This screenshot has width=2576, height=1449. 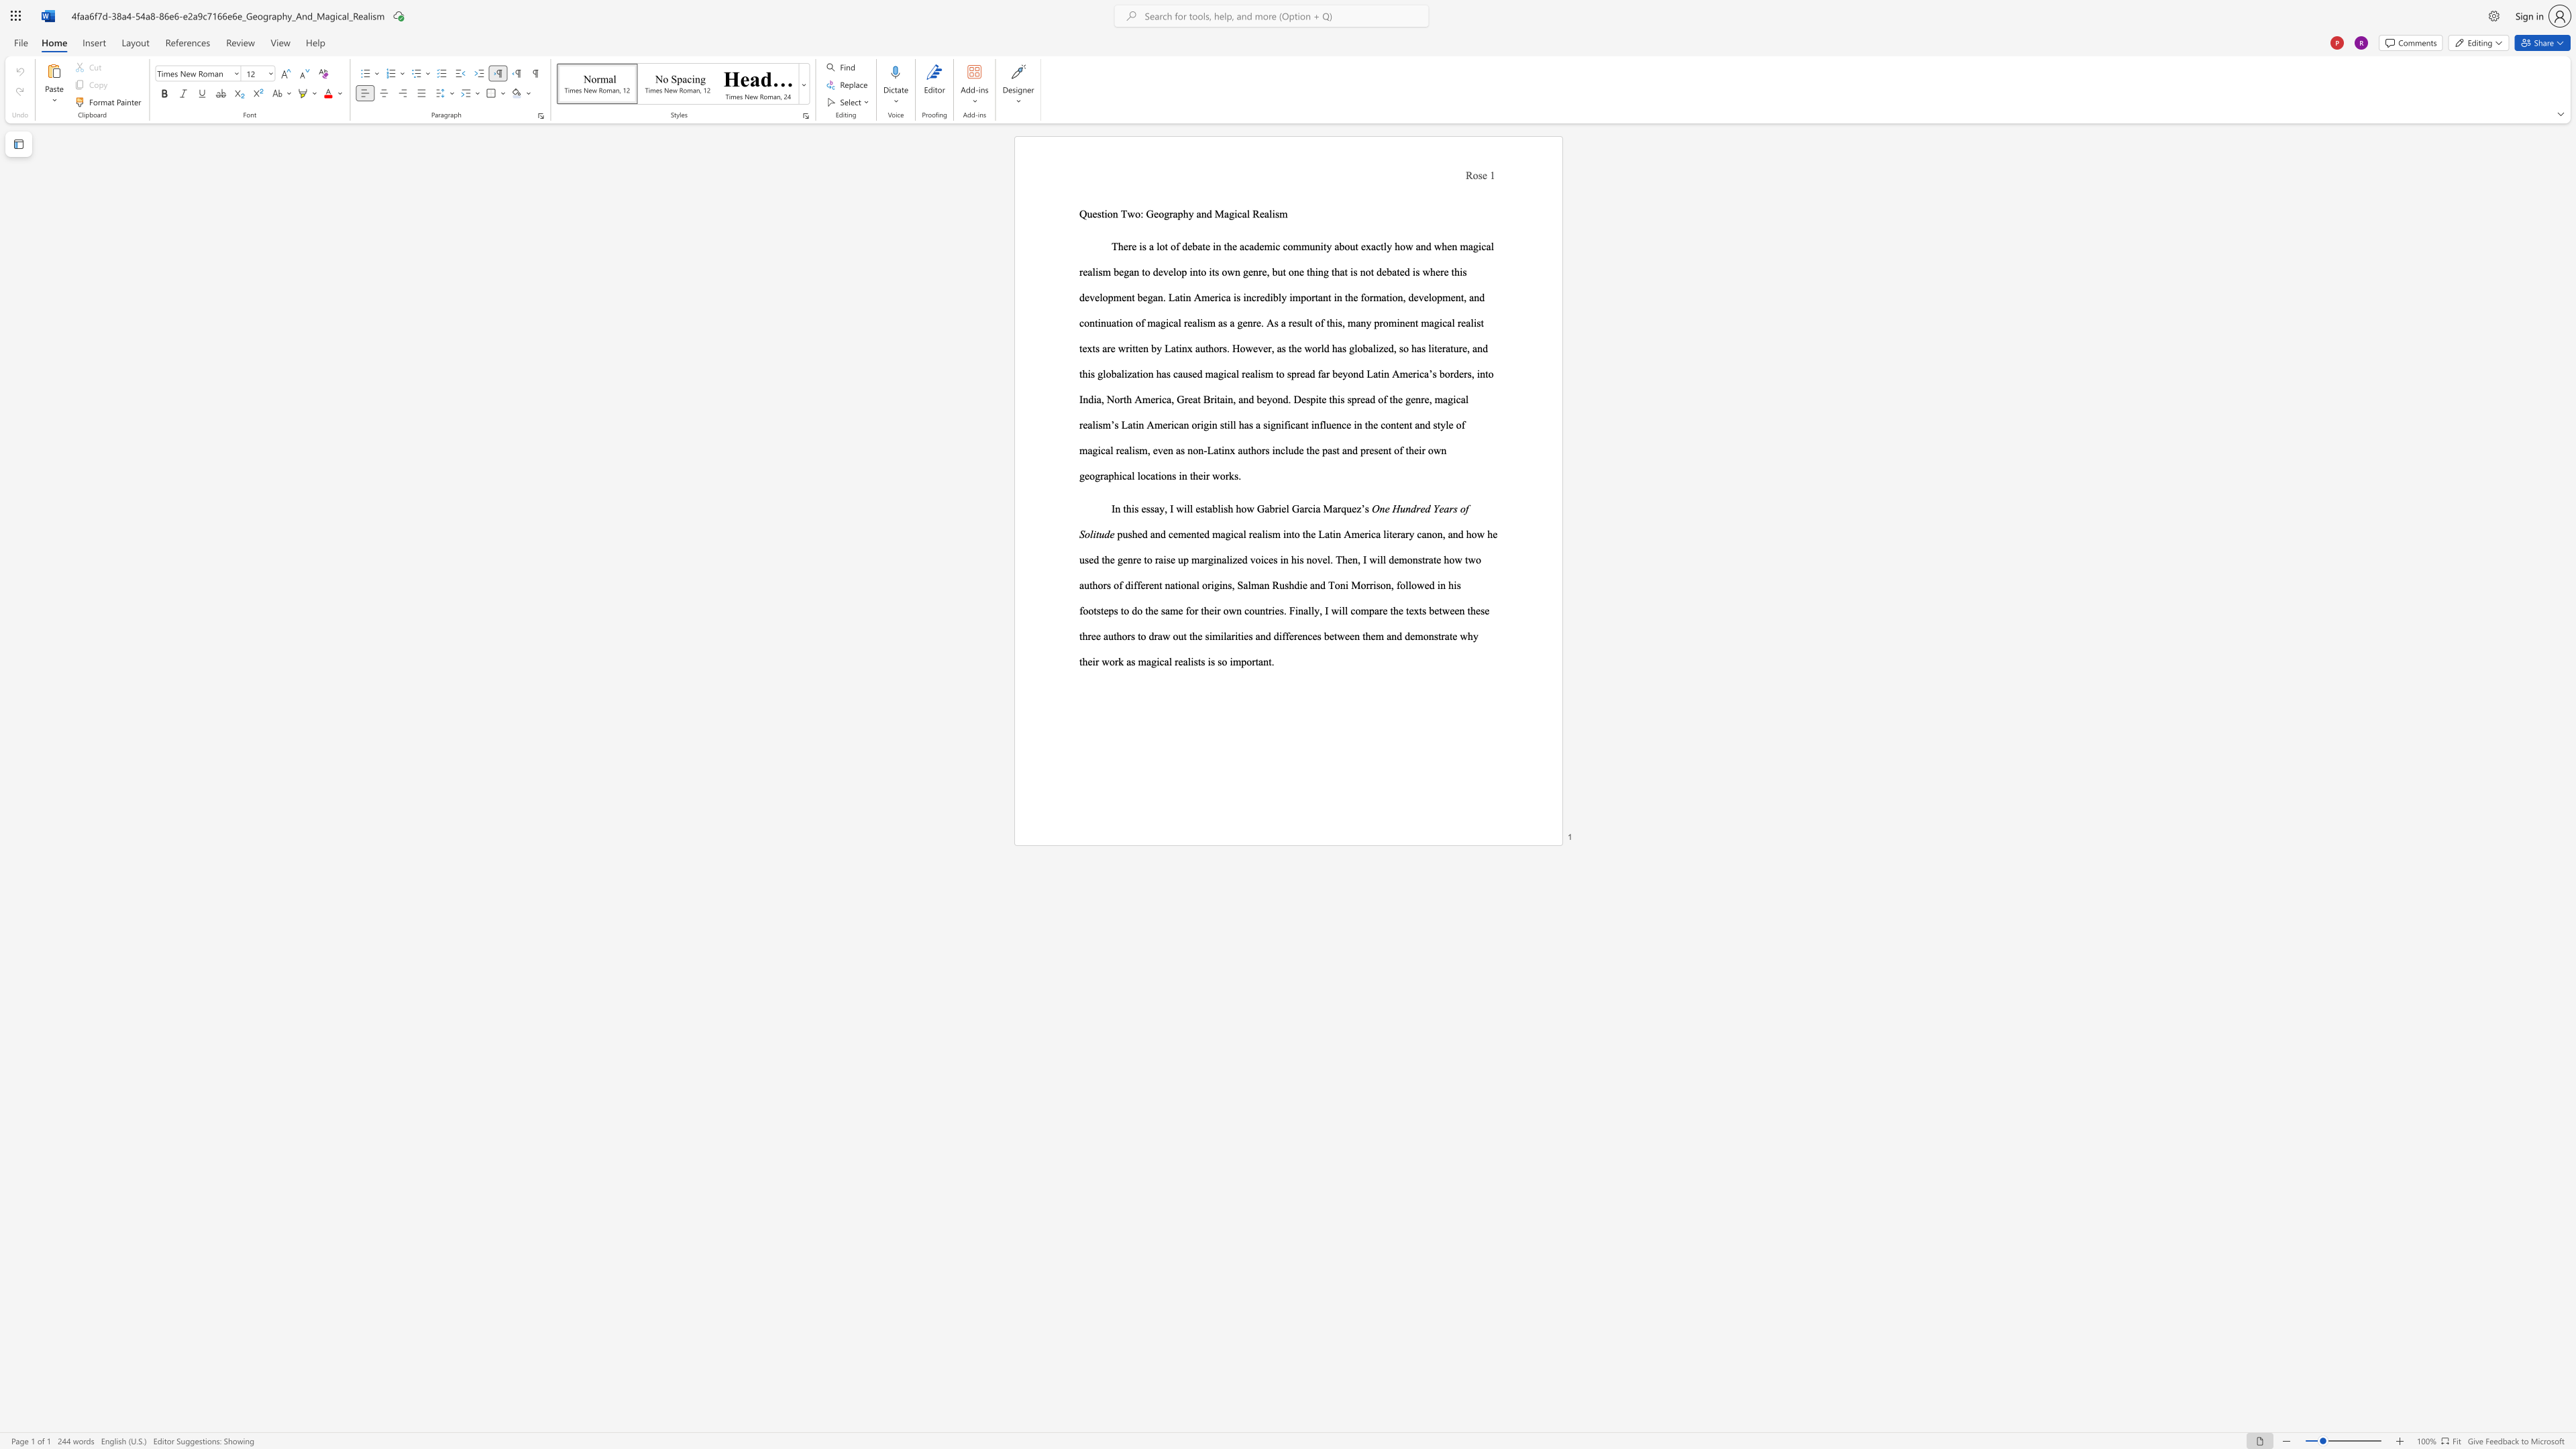 I want to click on the subset text "their work as magi" within the text "why their work as magical r", so click(x=1079, y=661).